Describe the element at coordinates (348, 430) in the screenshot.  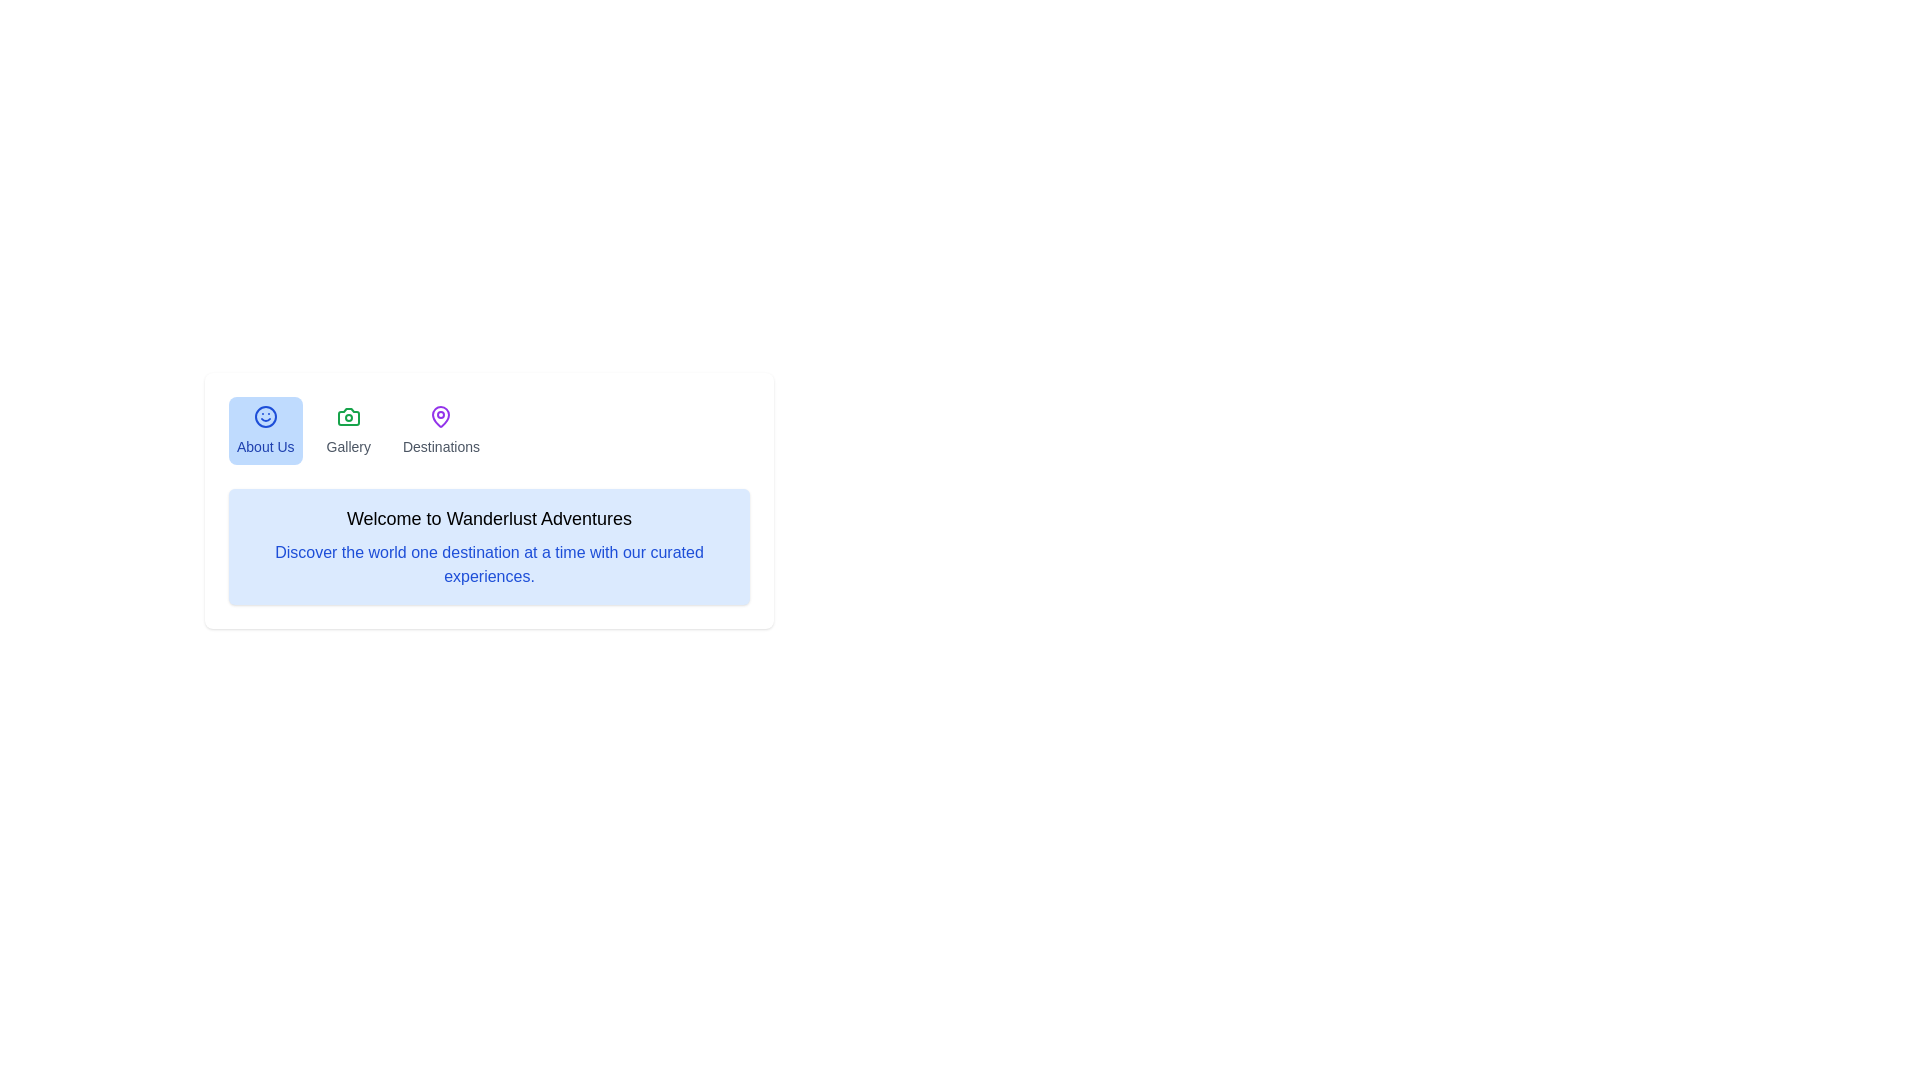
I see `the tab labeled Gallery to view its content` at that location.